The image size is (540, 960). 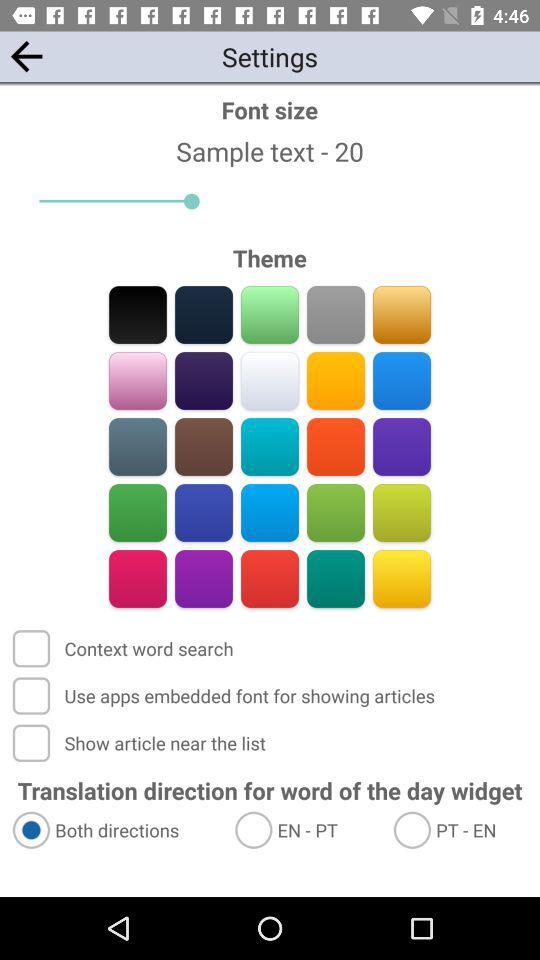 I want to click on radio button next to the en - pt, so click(x=115, y=830).